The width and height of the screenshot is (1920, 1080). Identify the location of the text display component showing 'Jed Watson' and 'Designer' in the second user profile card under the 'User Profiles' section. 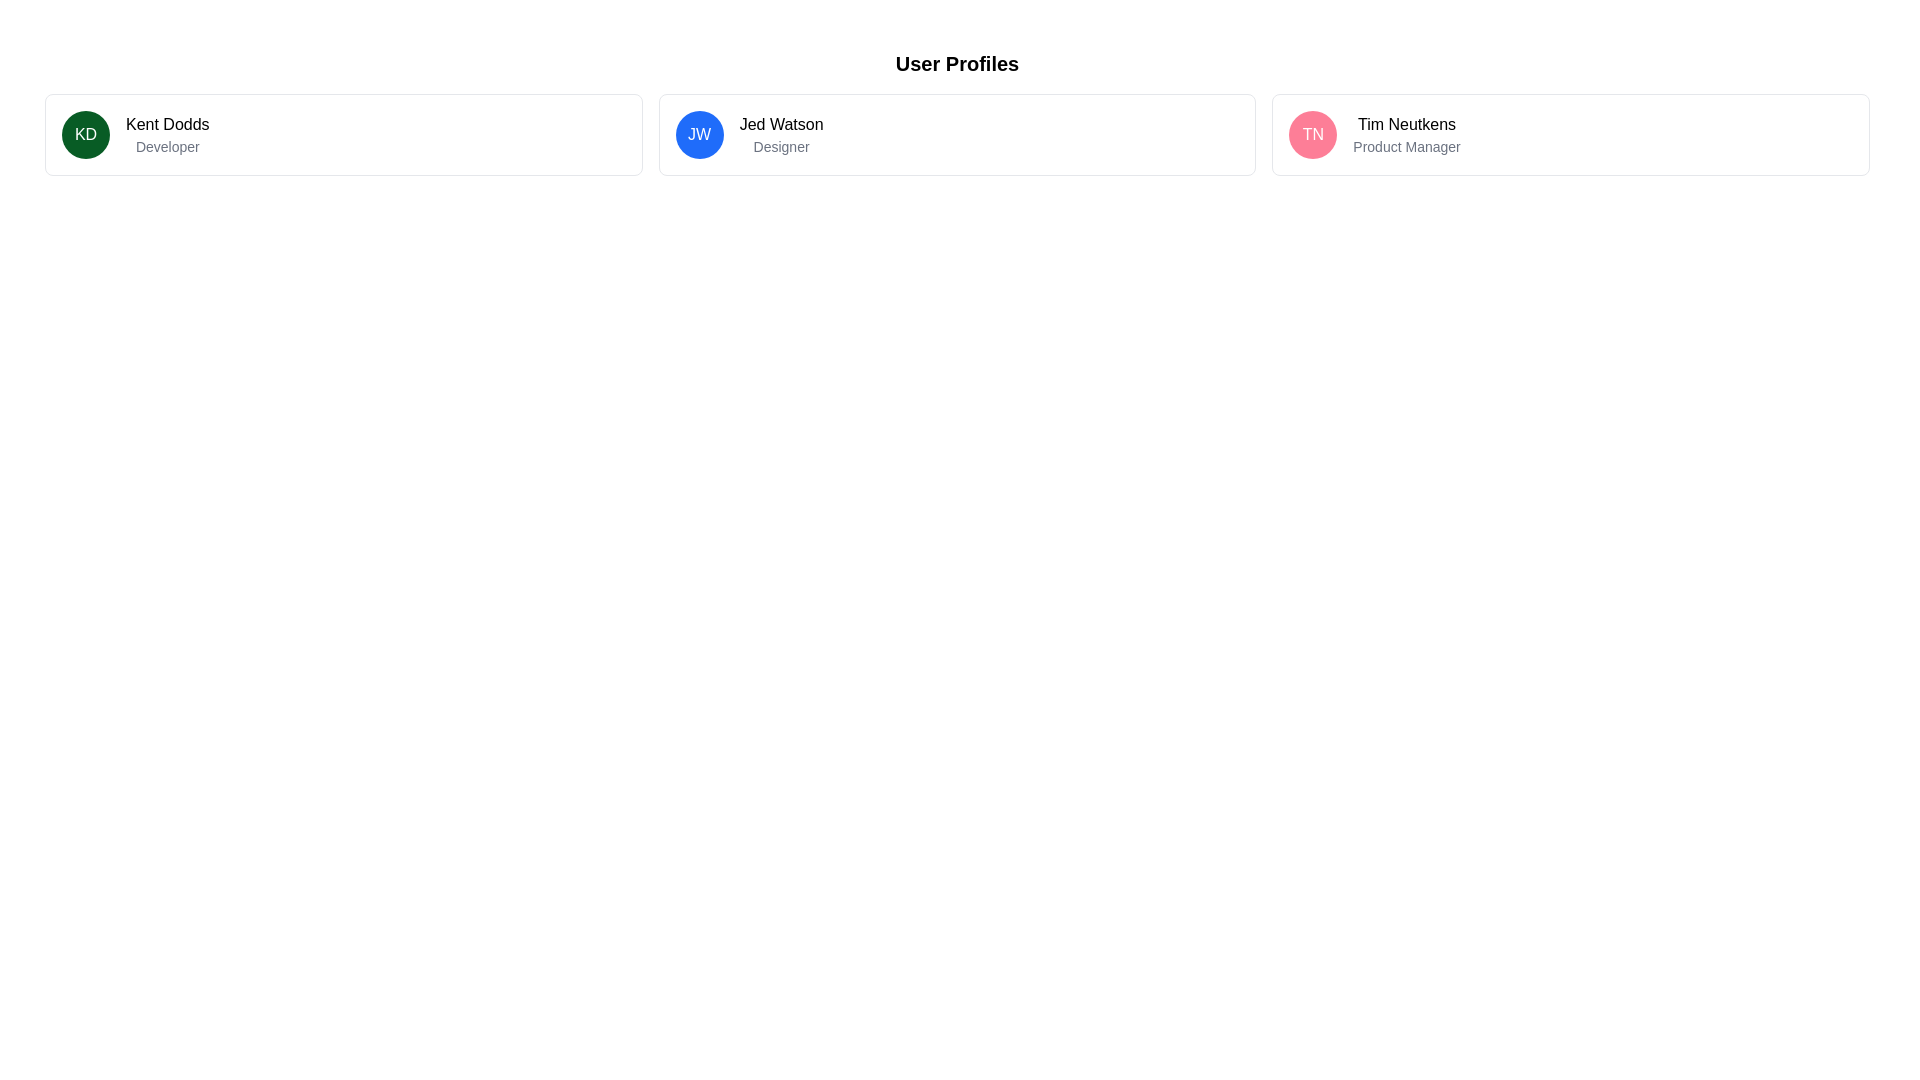
(780, 135).